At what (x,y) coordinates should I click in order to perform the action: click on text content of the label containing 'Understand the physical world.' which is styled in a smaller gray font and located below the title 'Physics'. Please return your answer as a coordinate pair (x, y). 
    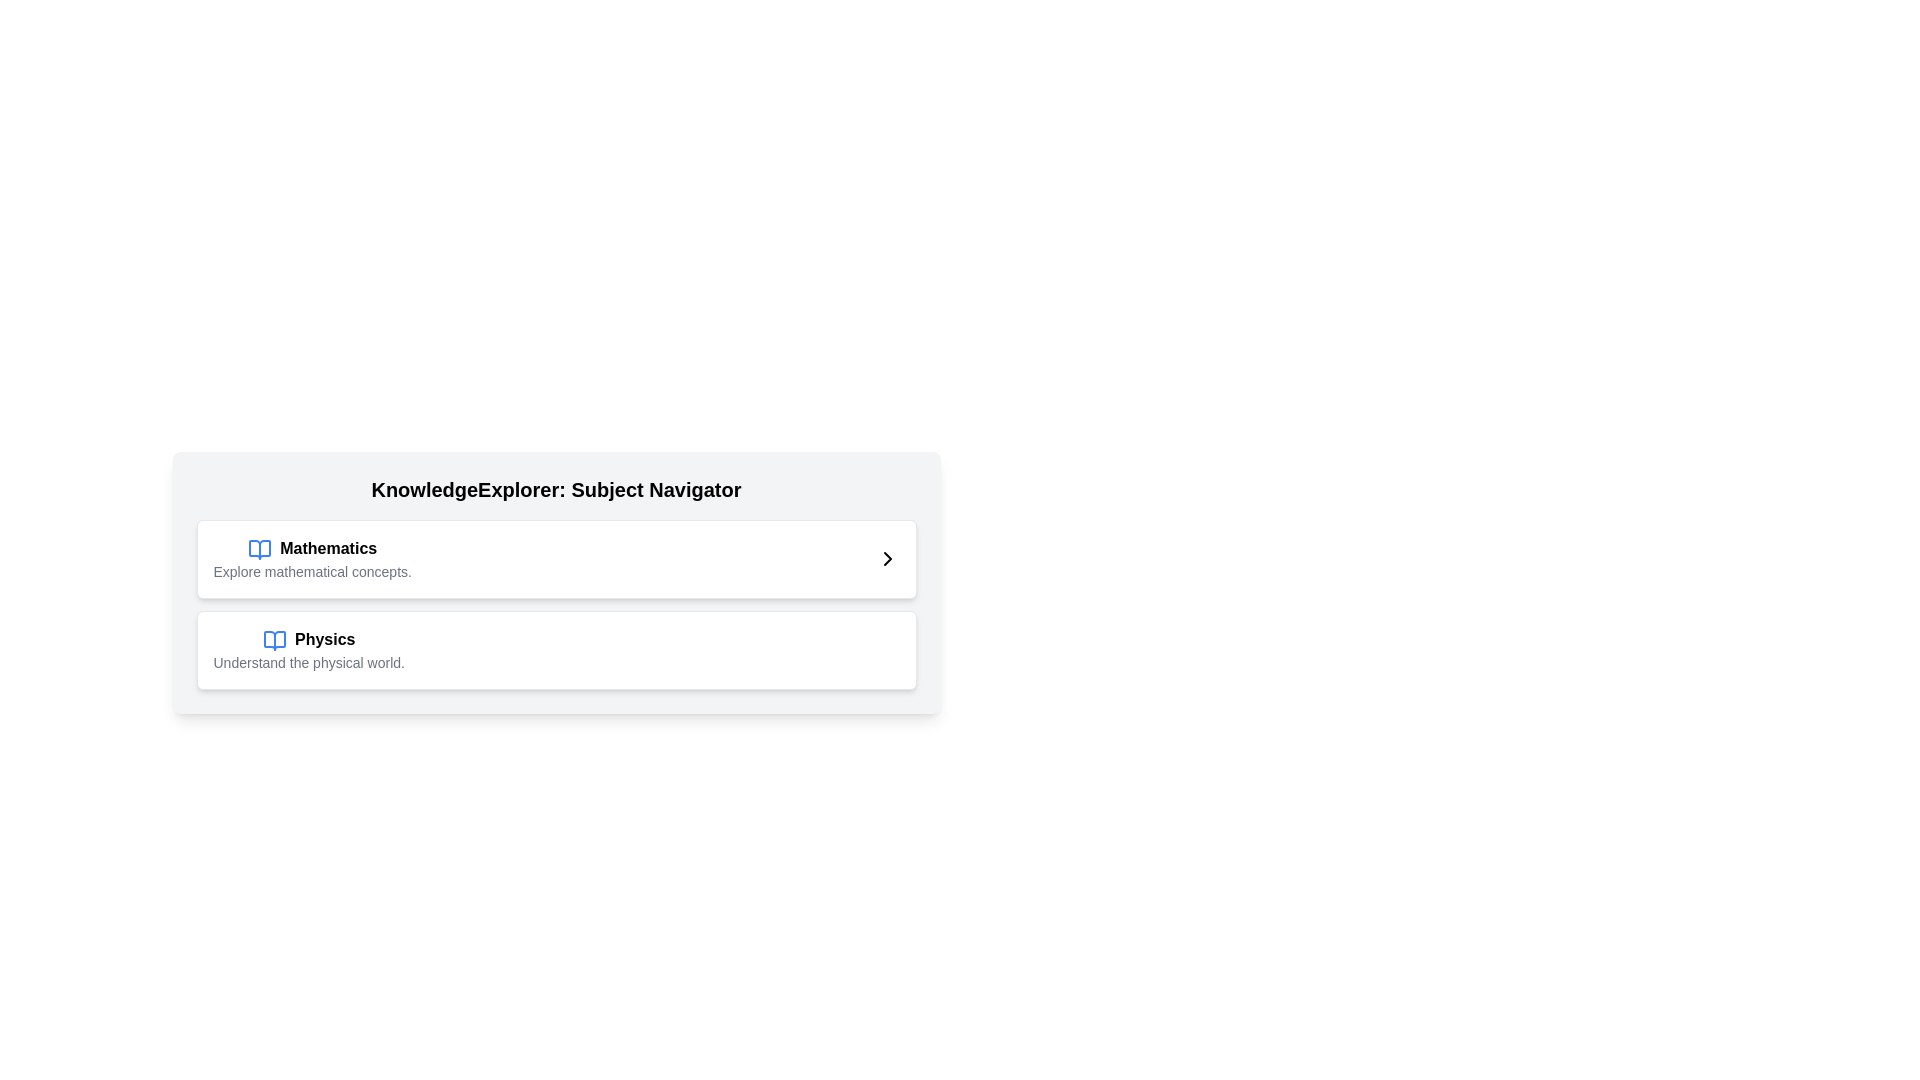
    Looking at the image, I should click on (308, 662).